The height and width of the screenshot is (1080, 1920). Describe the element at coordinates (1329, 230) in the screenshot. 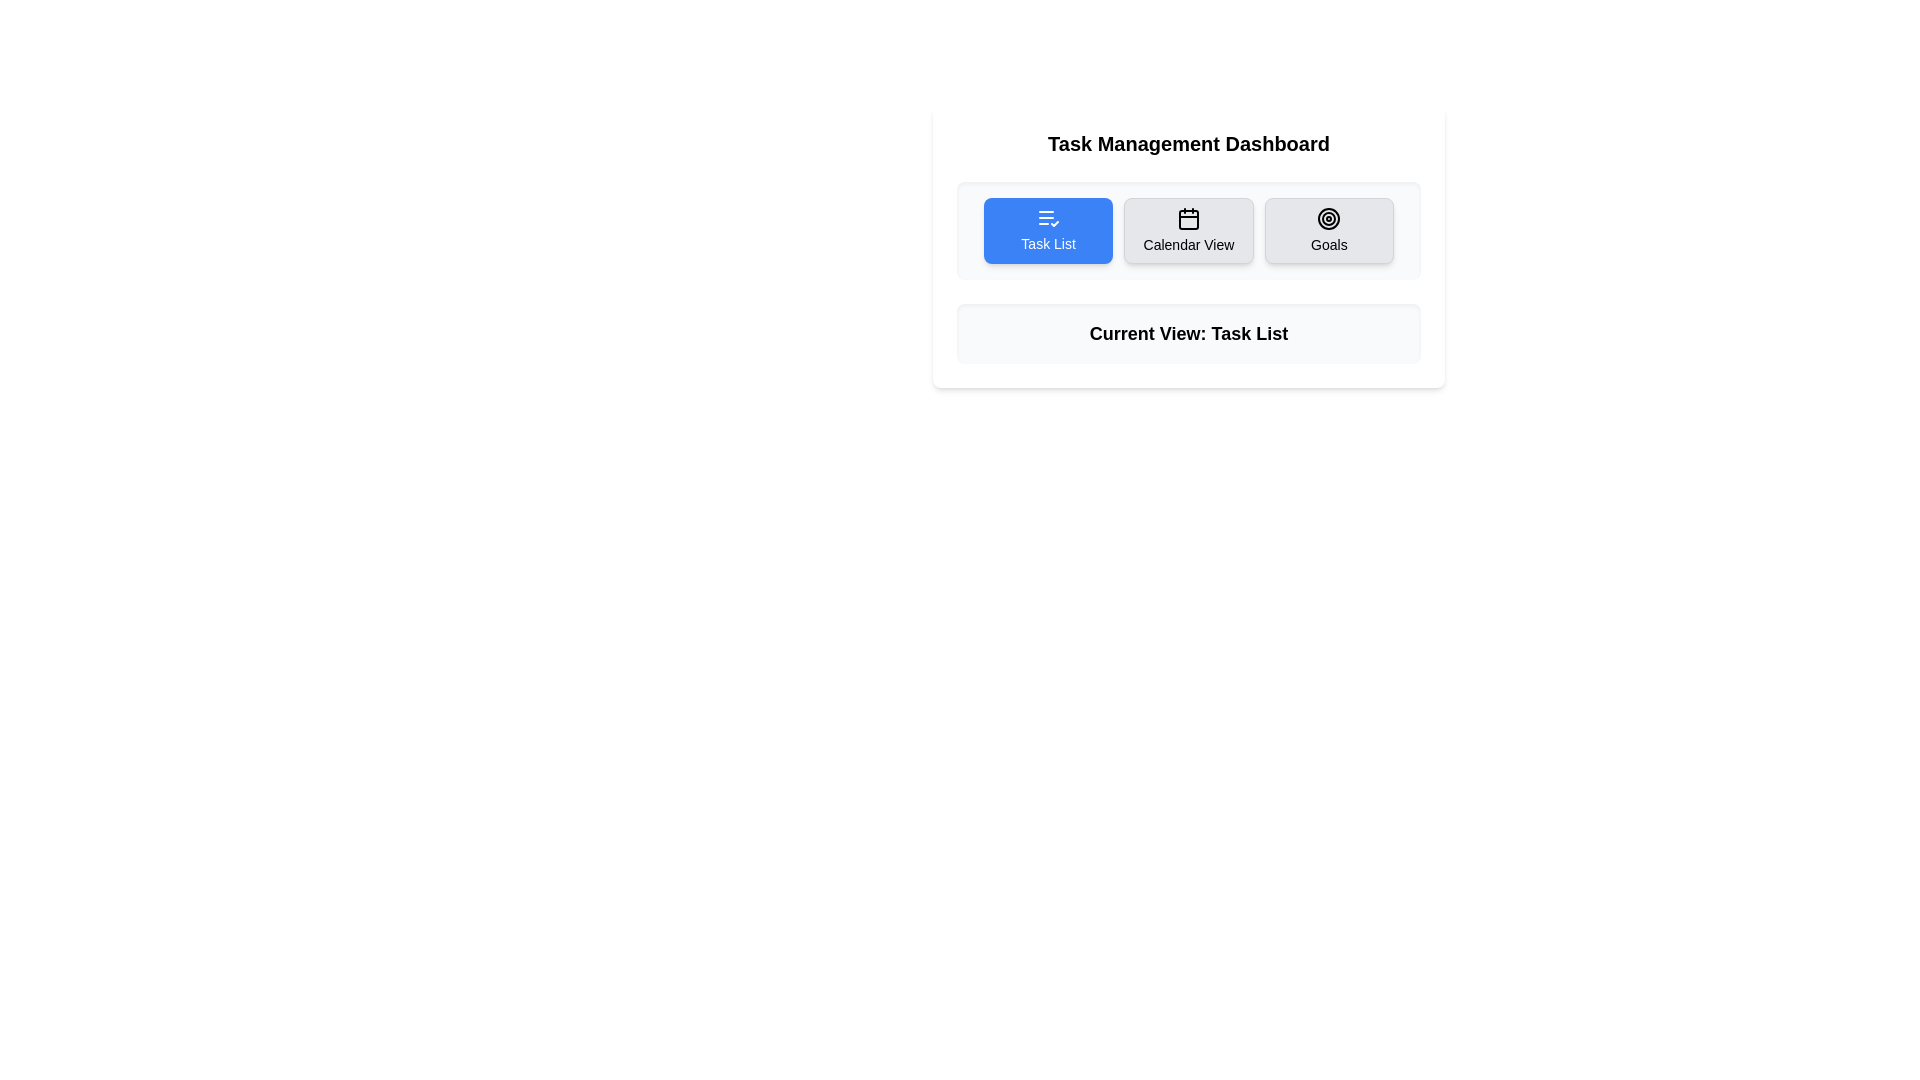

I see `the 'Goals' button, which is a rounded rectangular button with a soft grey background and a target icon above the text 'Goals', positioned as the third button in a row of three` at that location.